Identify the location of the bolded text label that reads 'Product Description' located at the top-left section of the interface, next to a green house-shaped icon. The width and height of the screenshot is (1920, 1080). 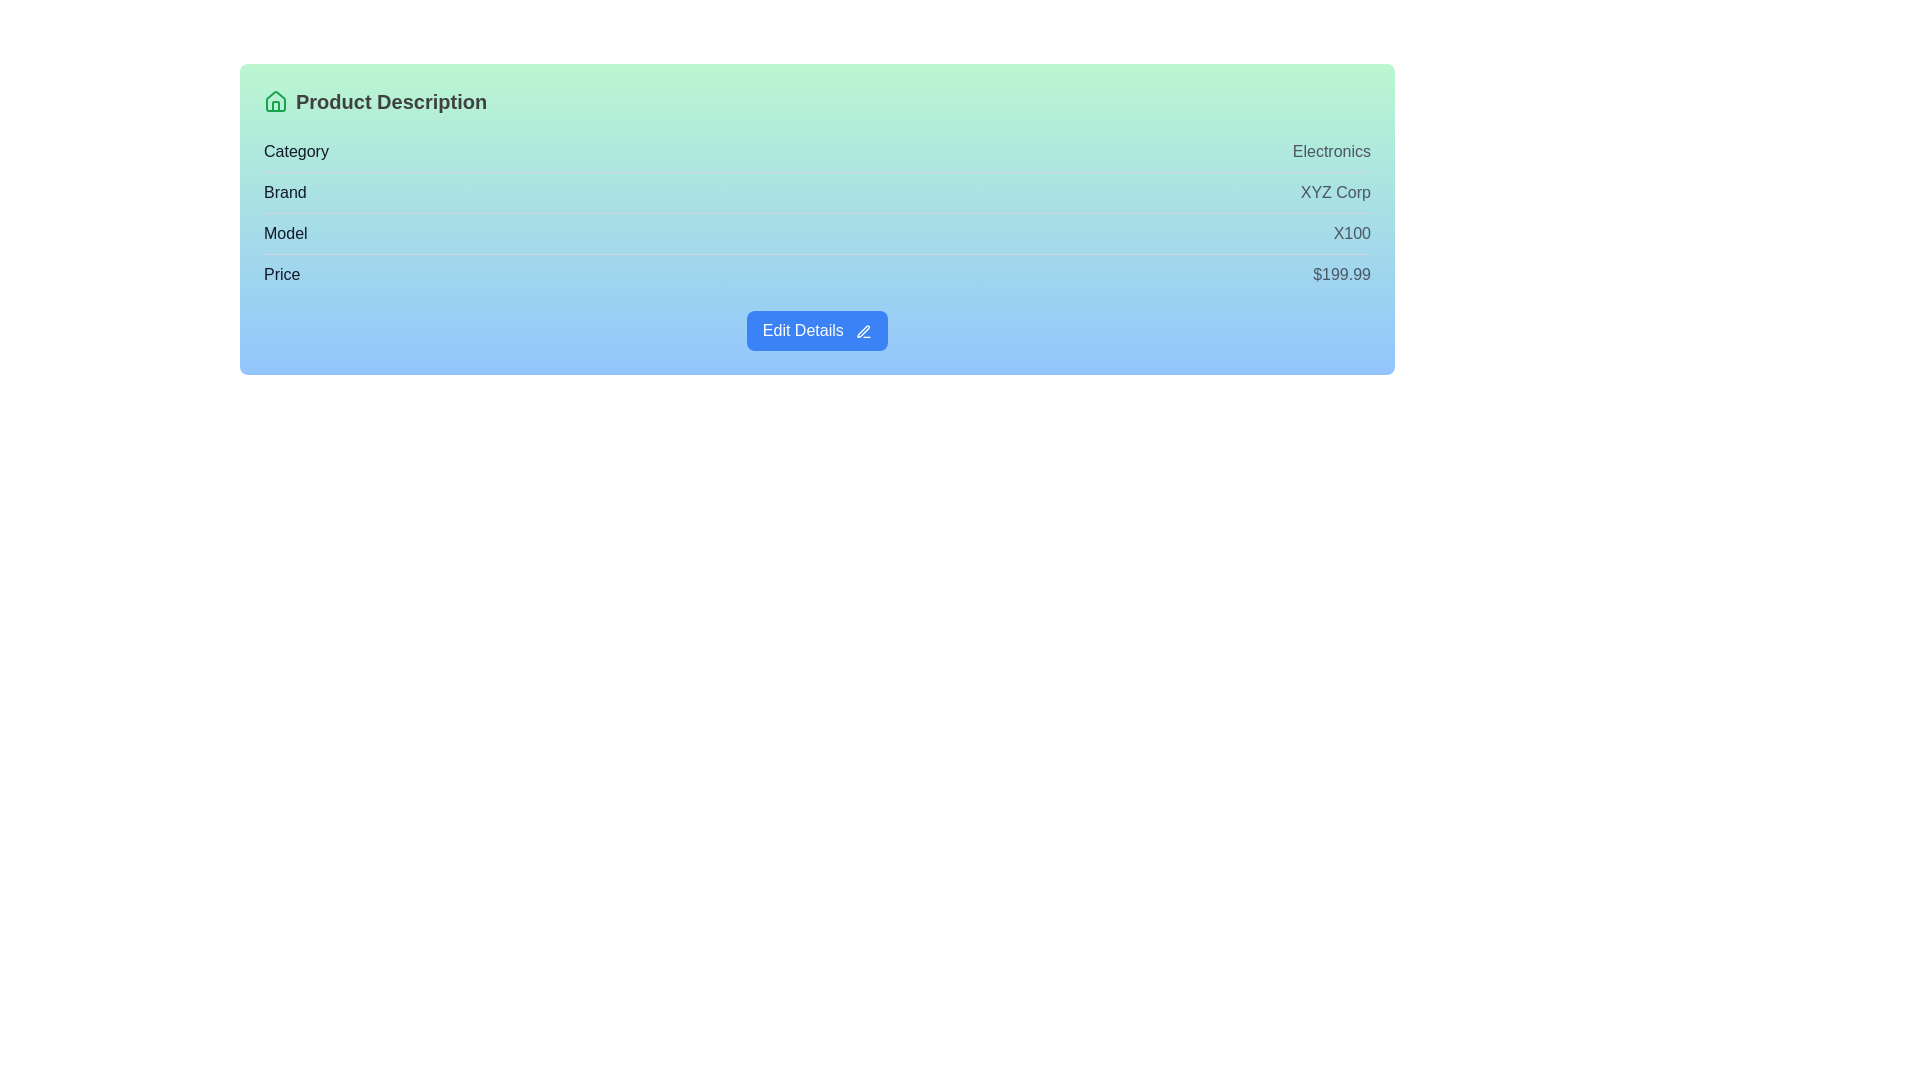
(391, 101).